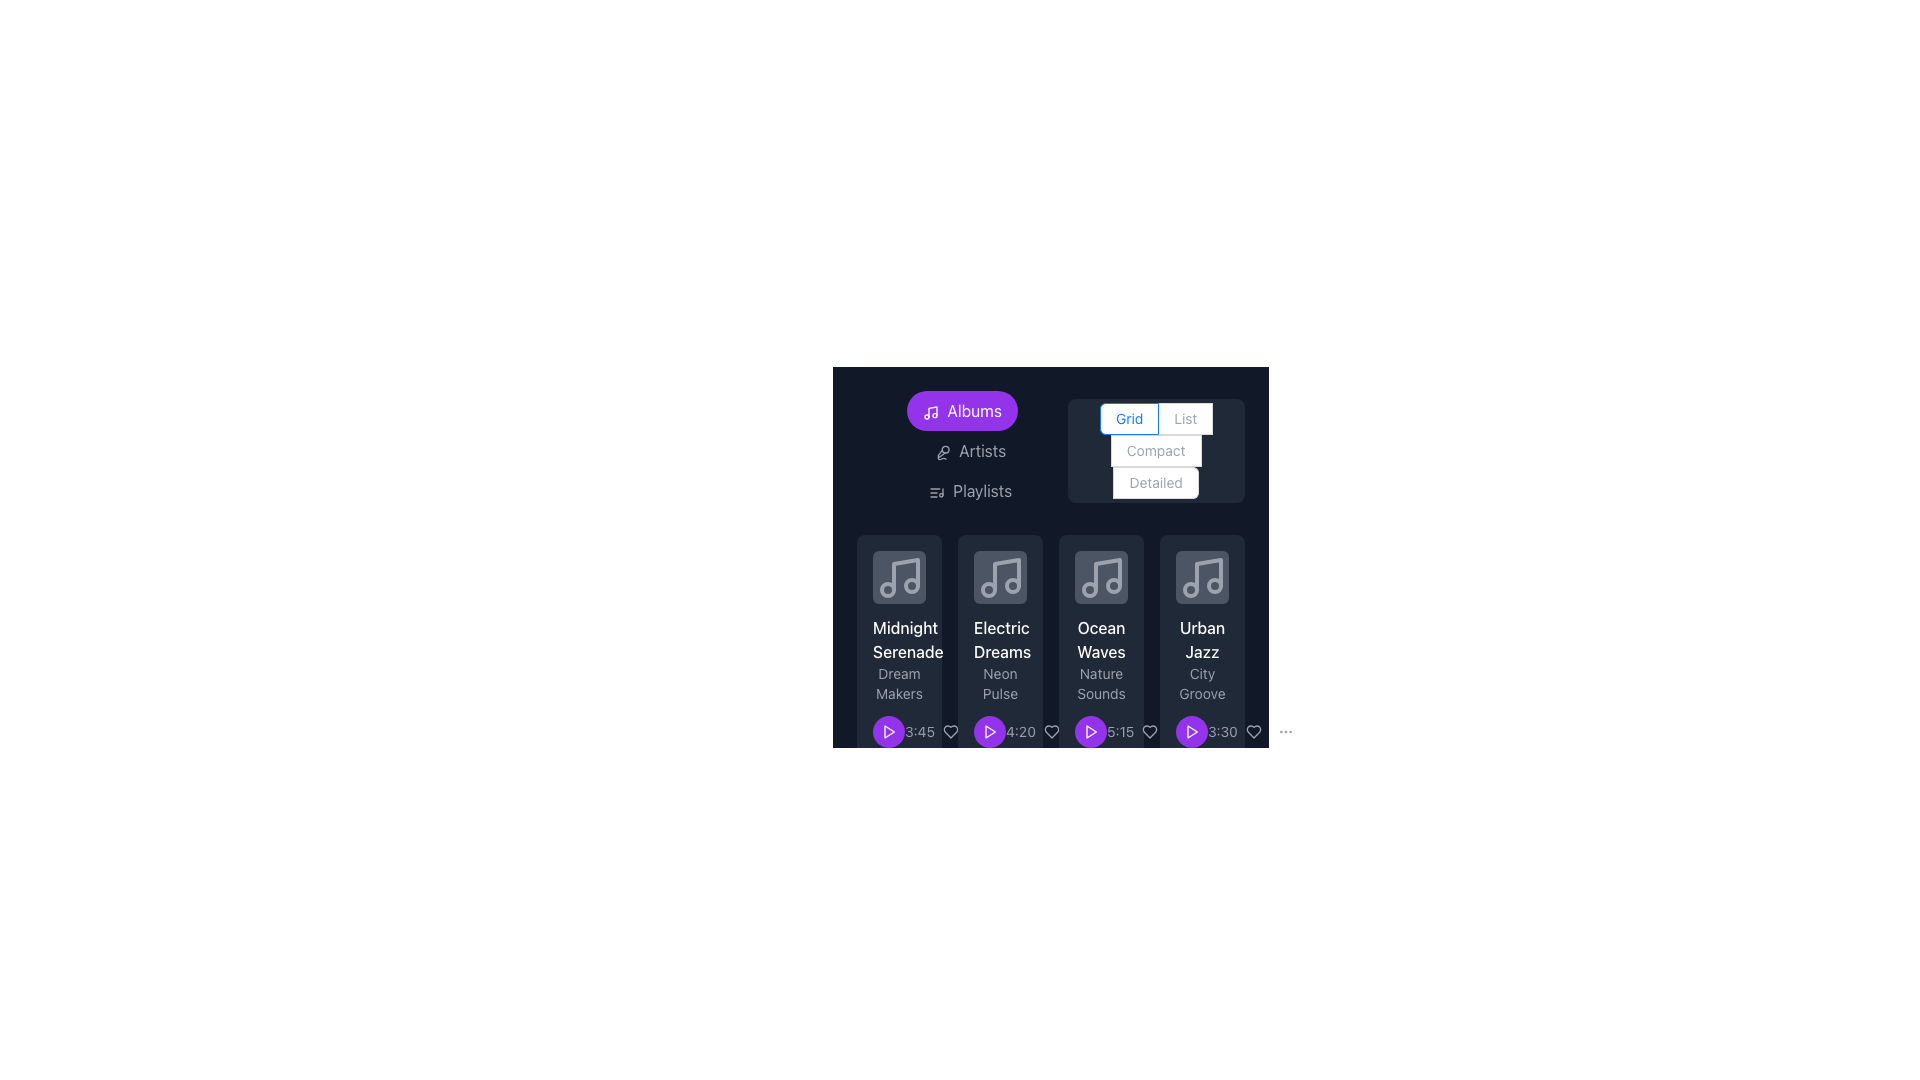  What do you see at coordinates (898, 577) in the screenshot?
I see `the Image icon located in the top-left corner of the 'Midnight Serenade' album card, which features a dark gray background with a musical note in lighter gray` at bounding box center [898, 577].